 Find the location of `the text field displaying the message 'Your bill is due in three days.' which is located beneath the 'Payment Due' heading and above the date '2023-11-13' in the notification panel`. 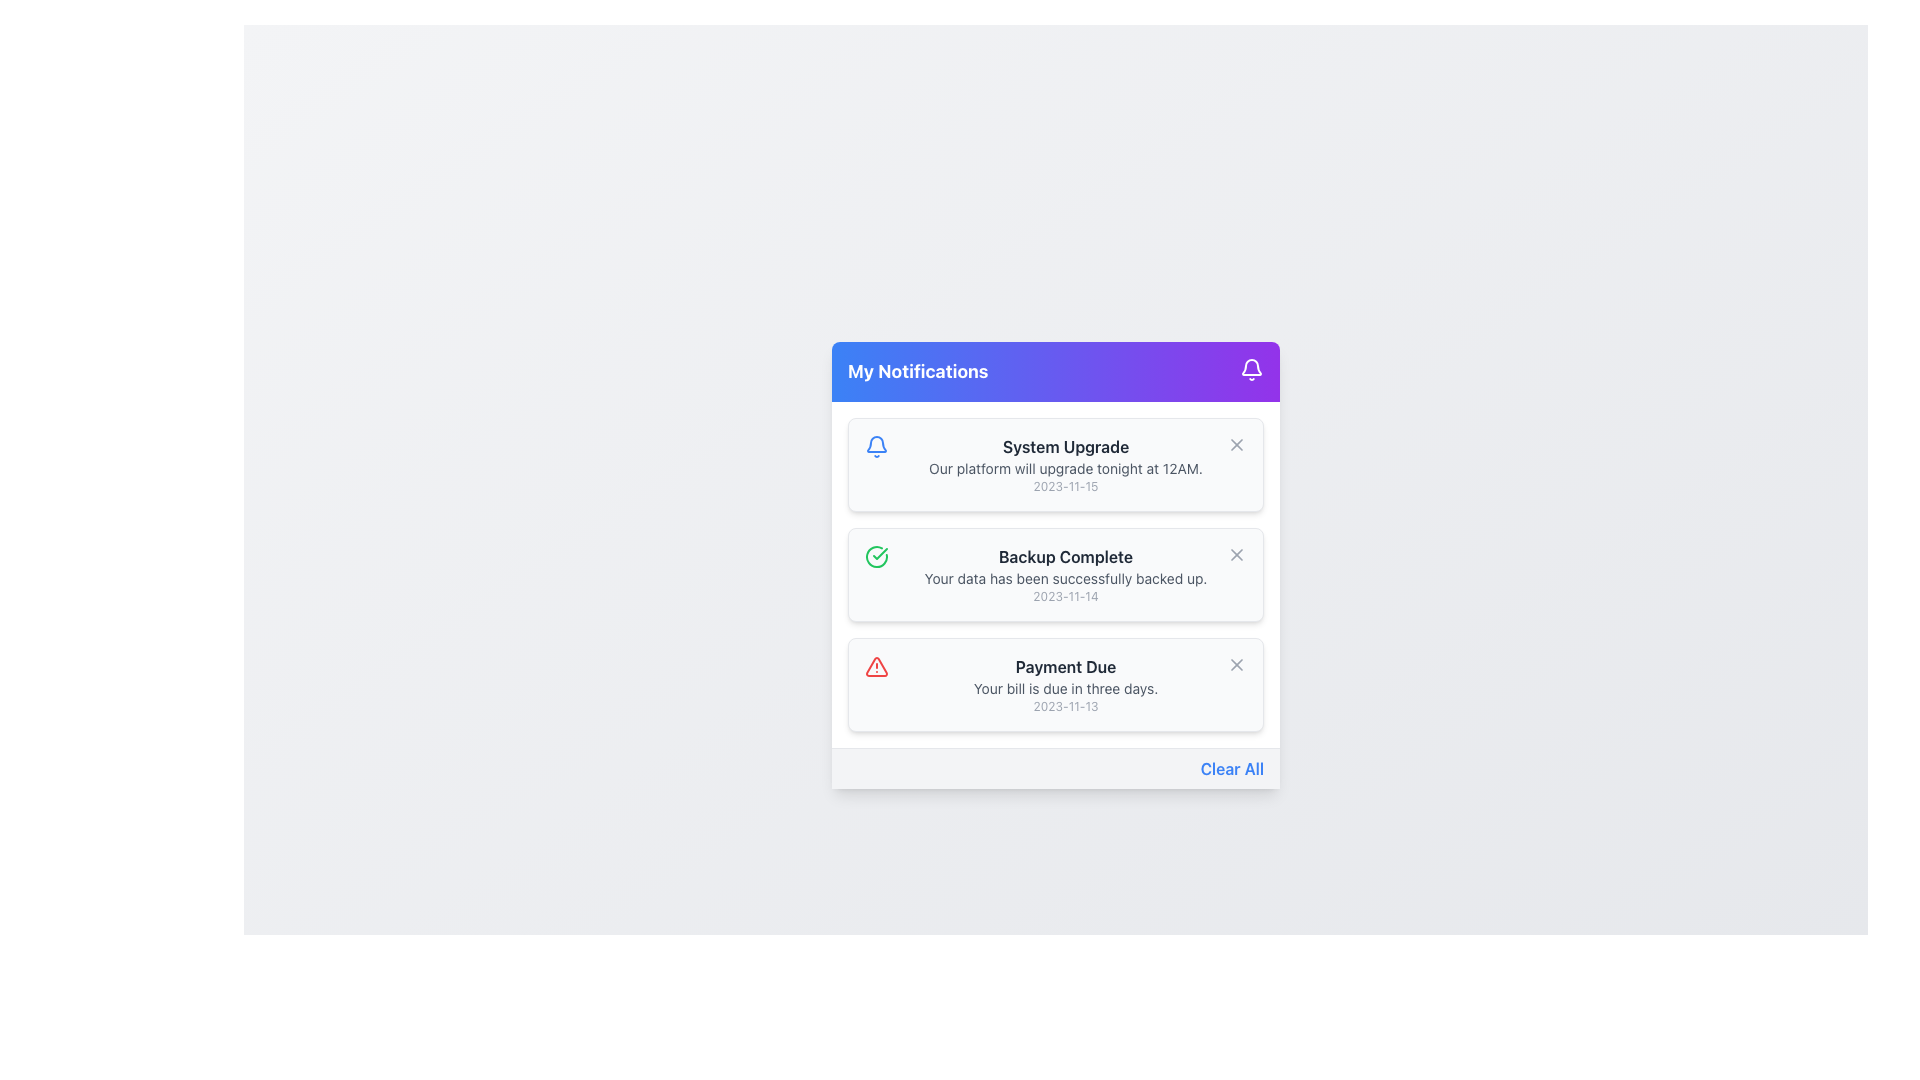

the text field displaying the message 'Your bill is due in three days.' which is located beneath the 'Payment Due' heading and above the date '2023-11-13' in the notification panel is located at coordinates (1064, 687).